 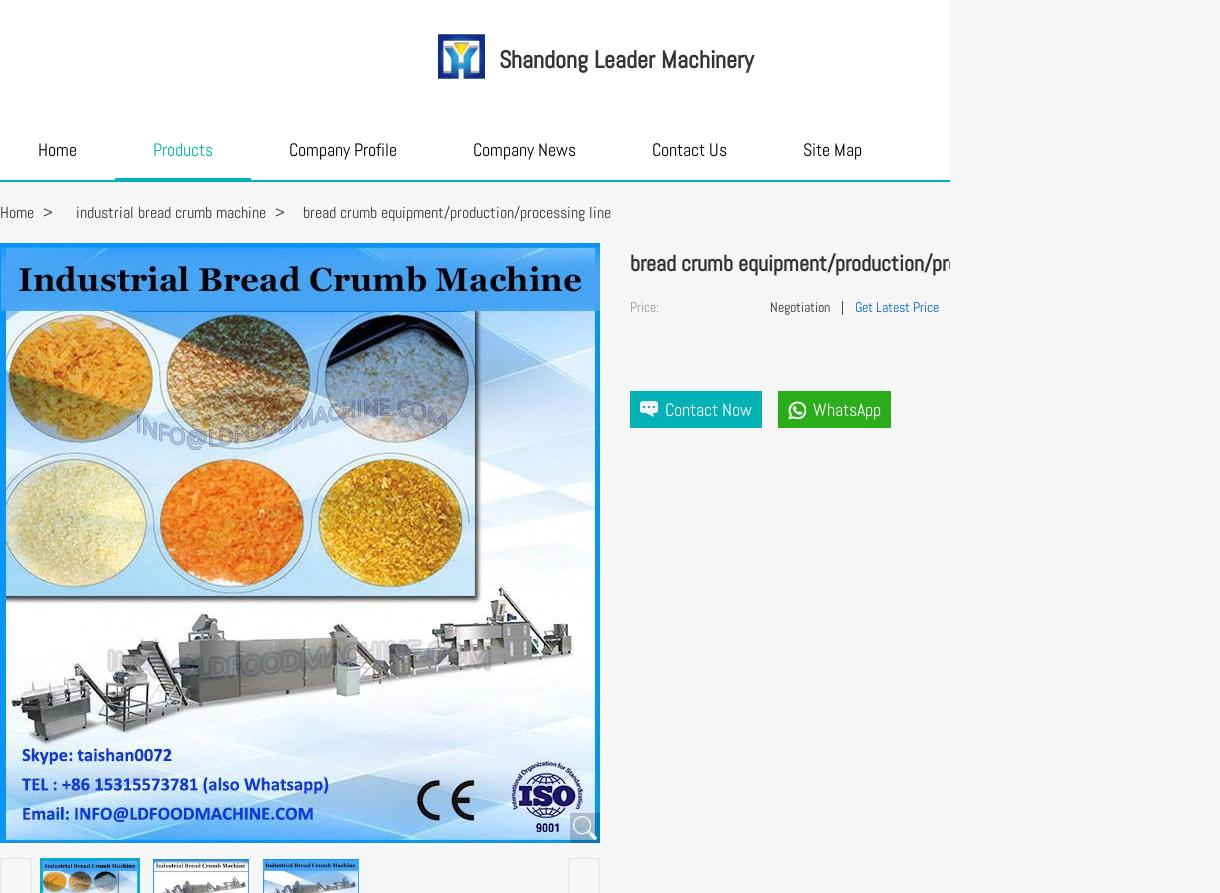 What do you see at coordinates (170, 211) in the screenshot?
I see `'industrial bread crumb machine'` at bounding box center [170, 211].